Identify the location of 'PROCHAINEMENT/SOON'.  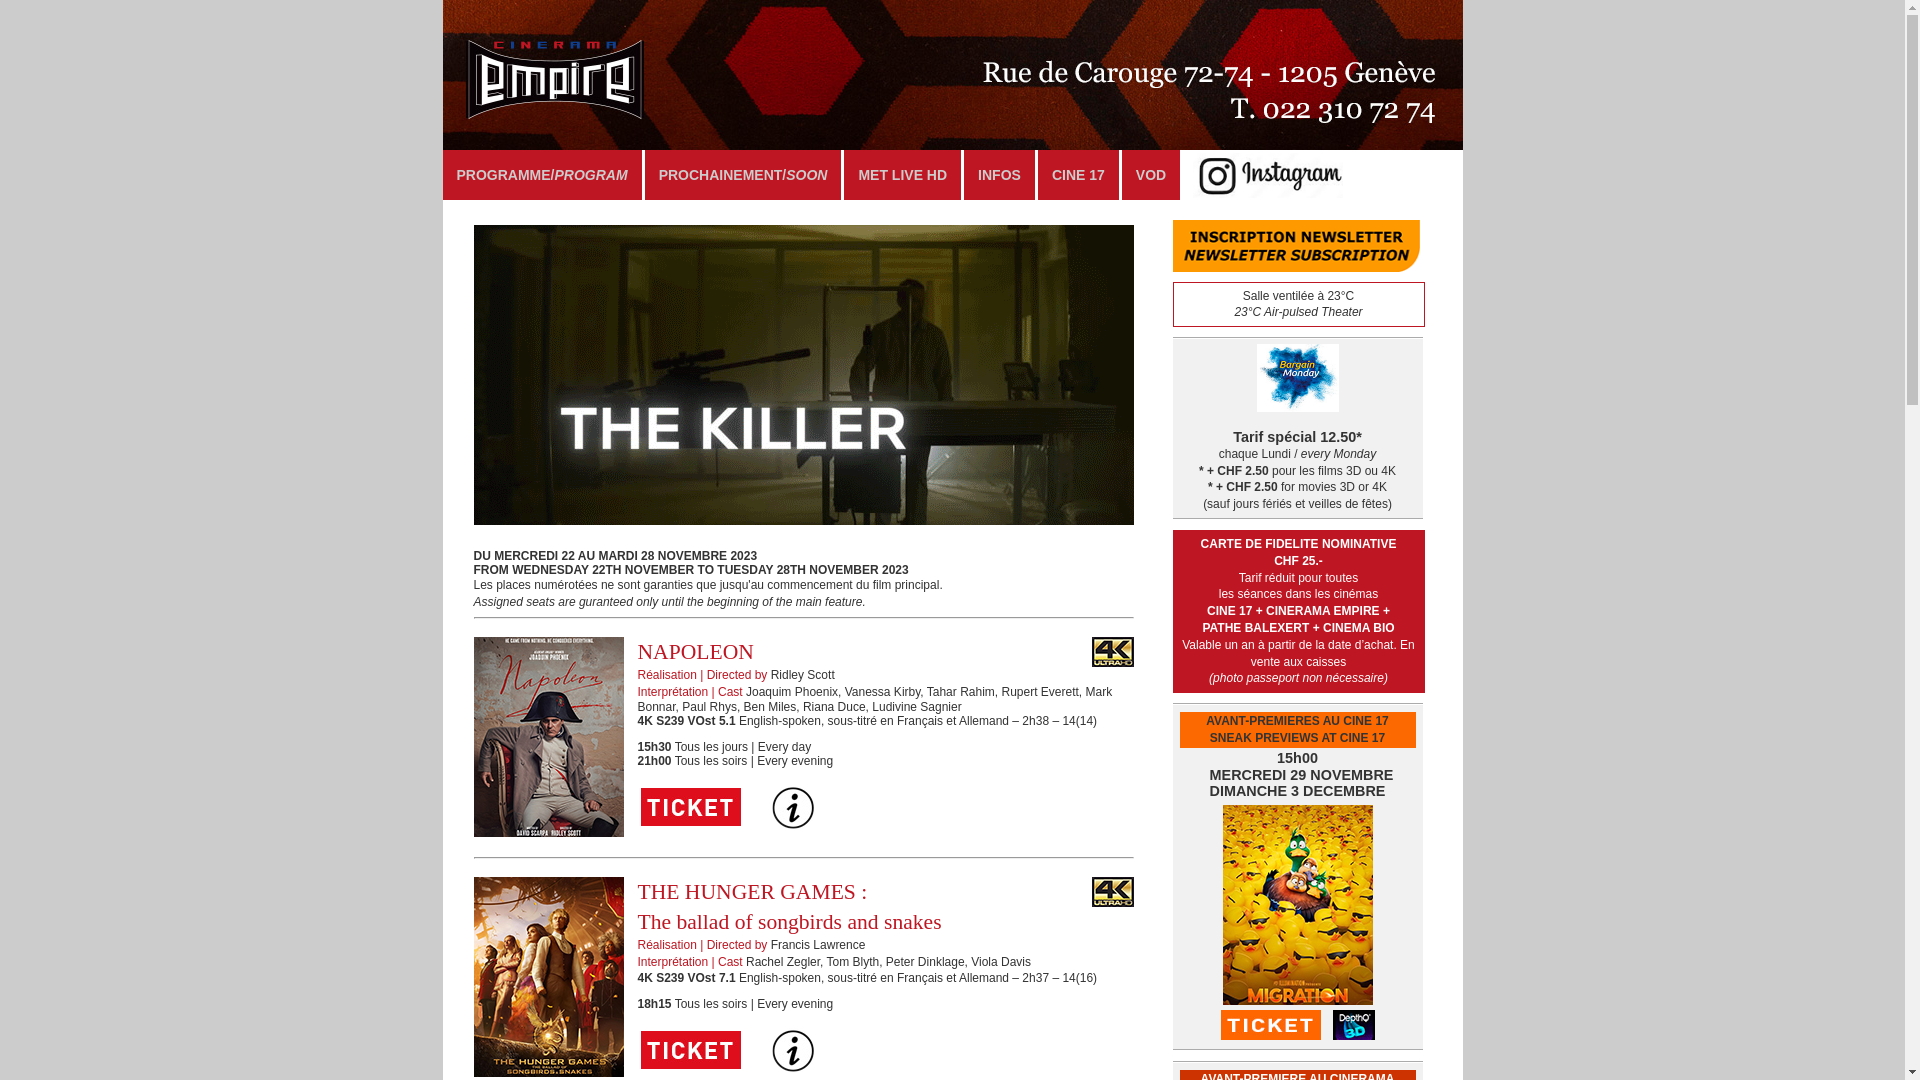
(742, 173).